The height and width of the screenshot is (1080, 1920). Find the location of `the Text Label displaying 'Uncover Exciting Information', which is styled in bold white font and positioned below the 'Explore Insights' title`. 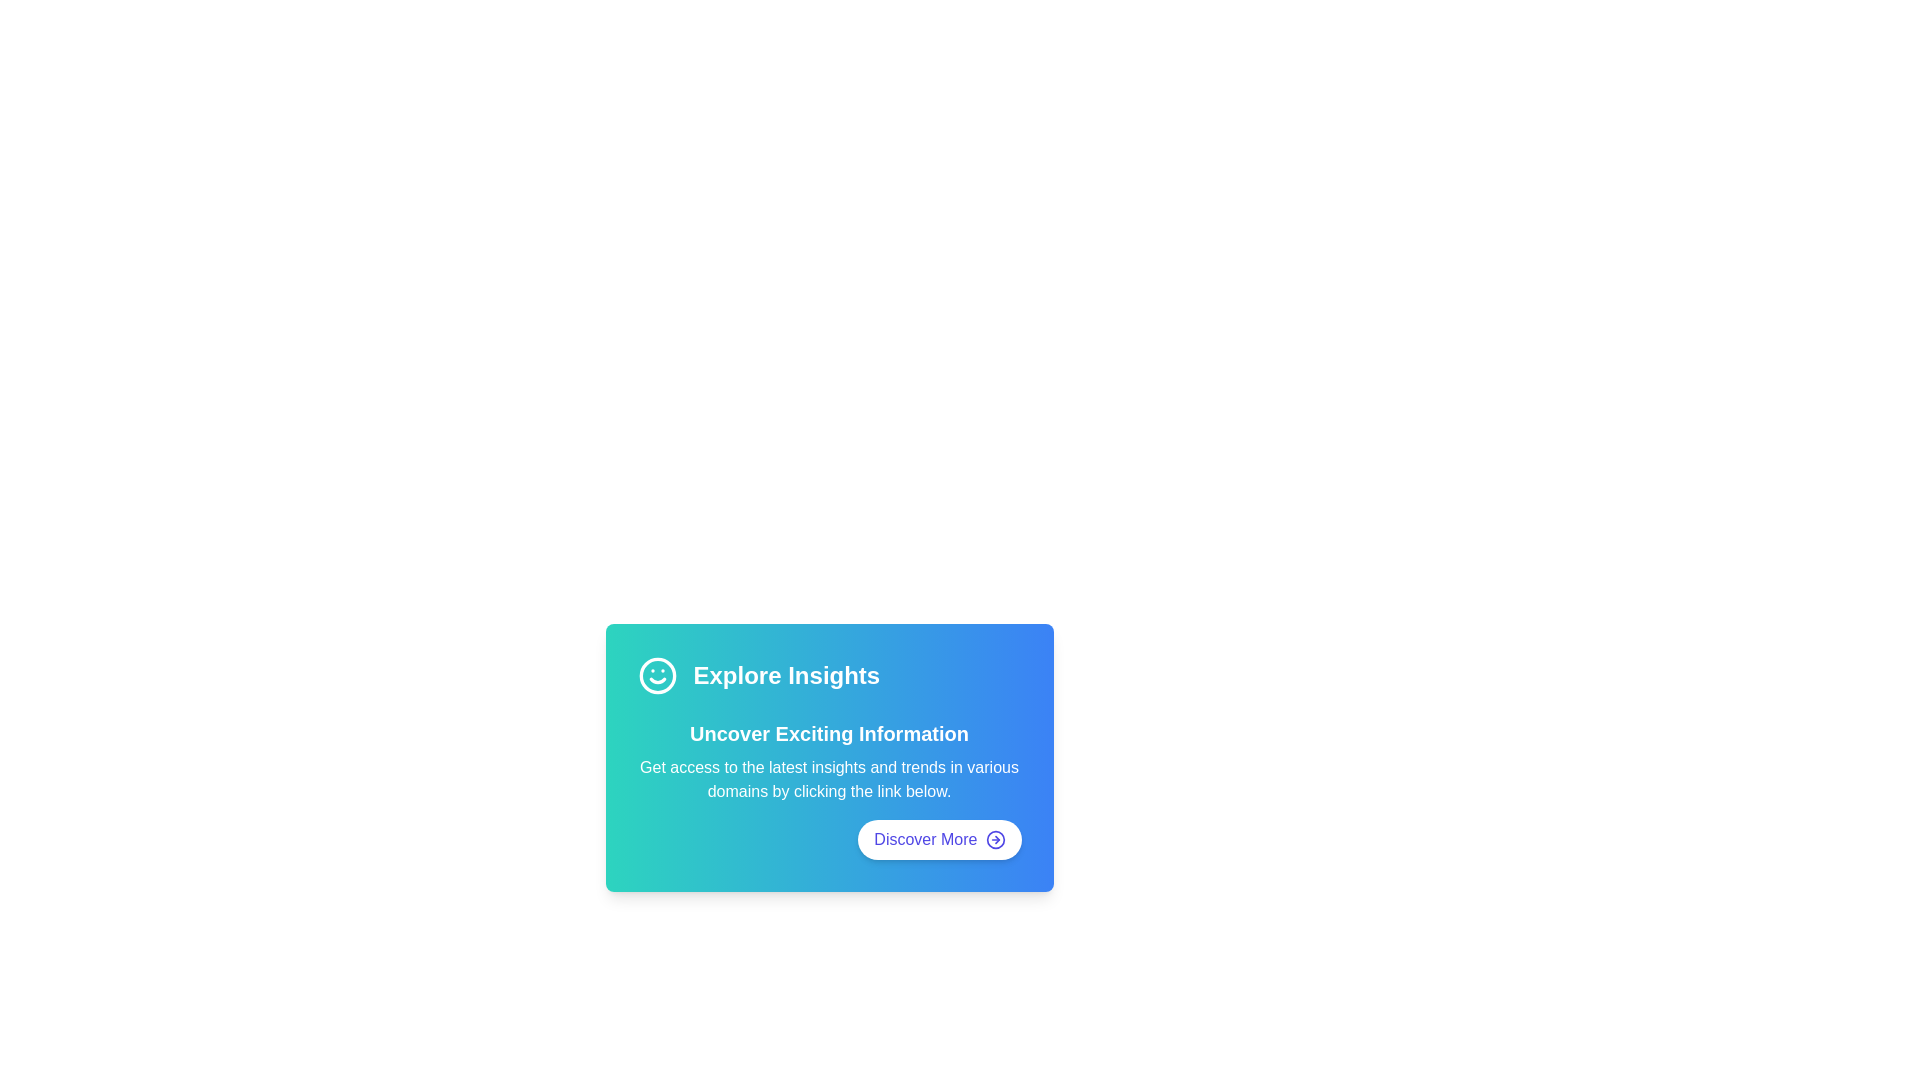

the Text Label displaying 'Uncover Exciting Information', which is styled in bold white font and positioned below the 'Explore Insights' title is located at coordinates (829, 733).